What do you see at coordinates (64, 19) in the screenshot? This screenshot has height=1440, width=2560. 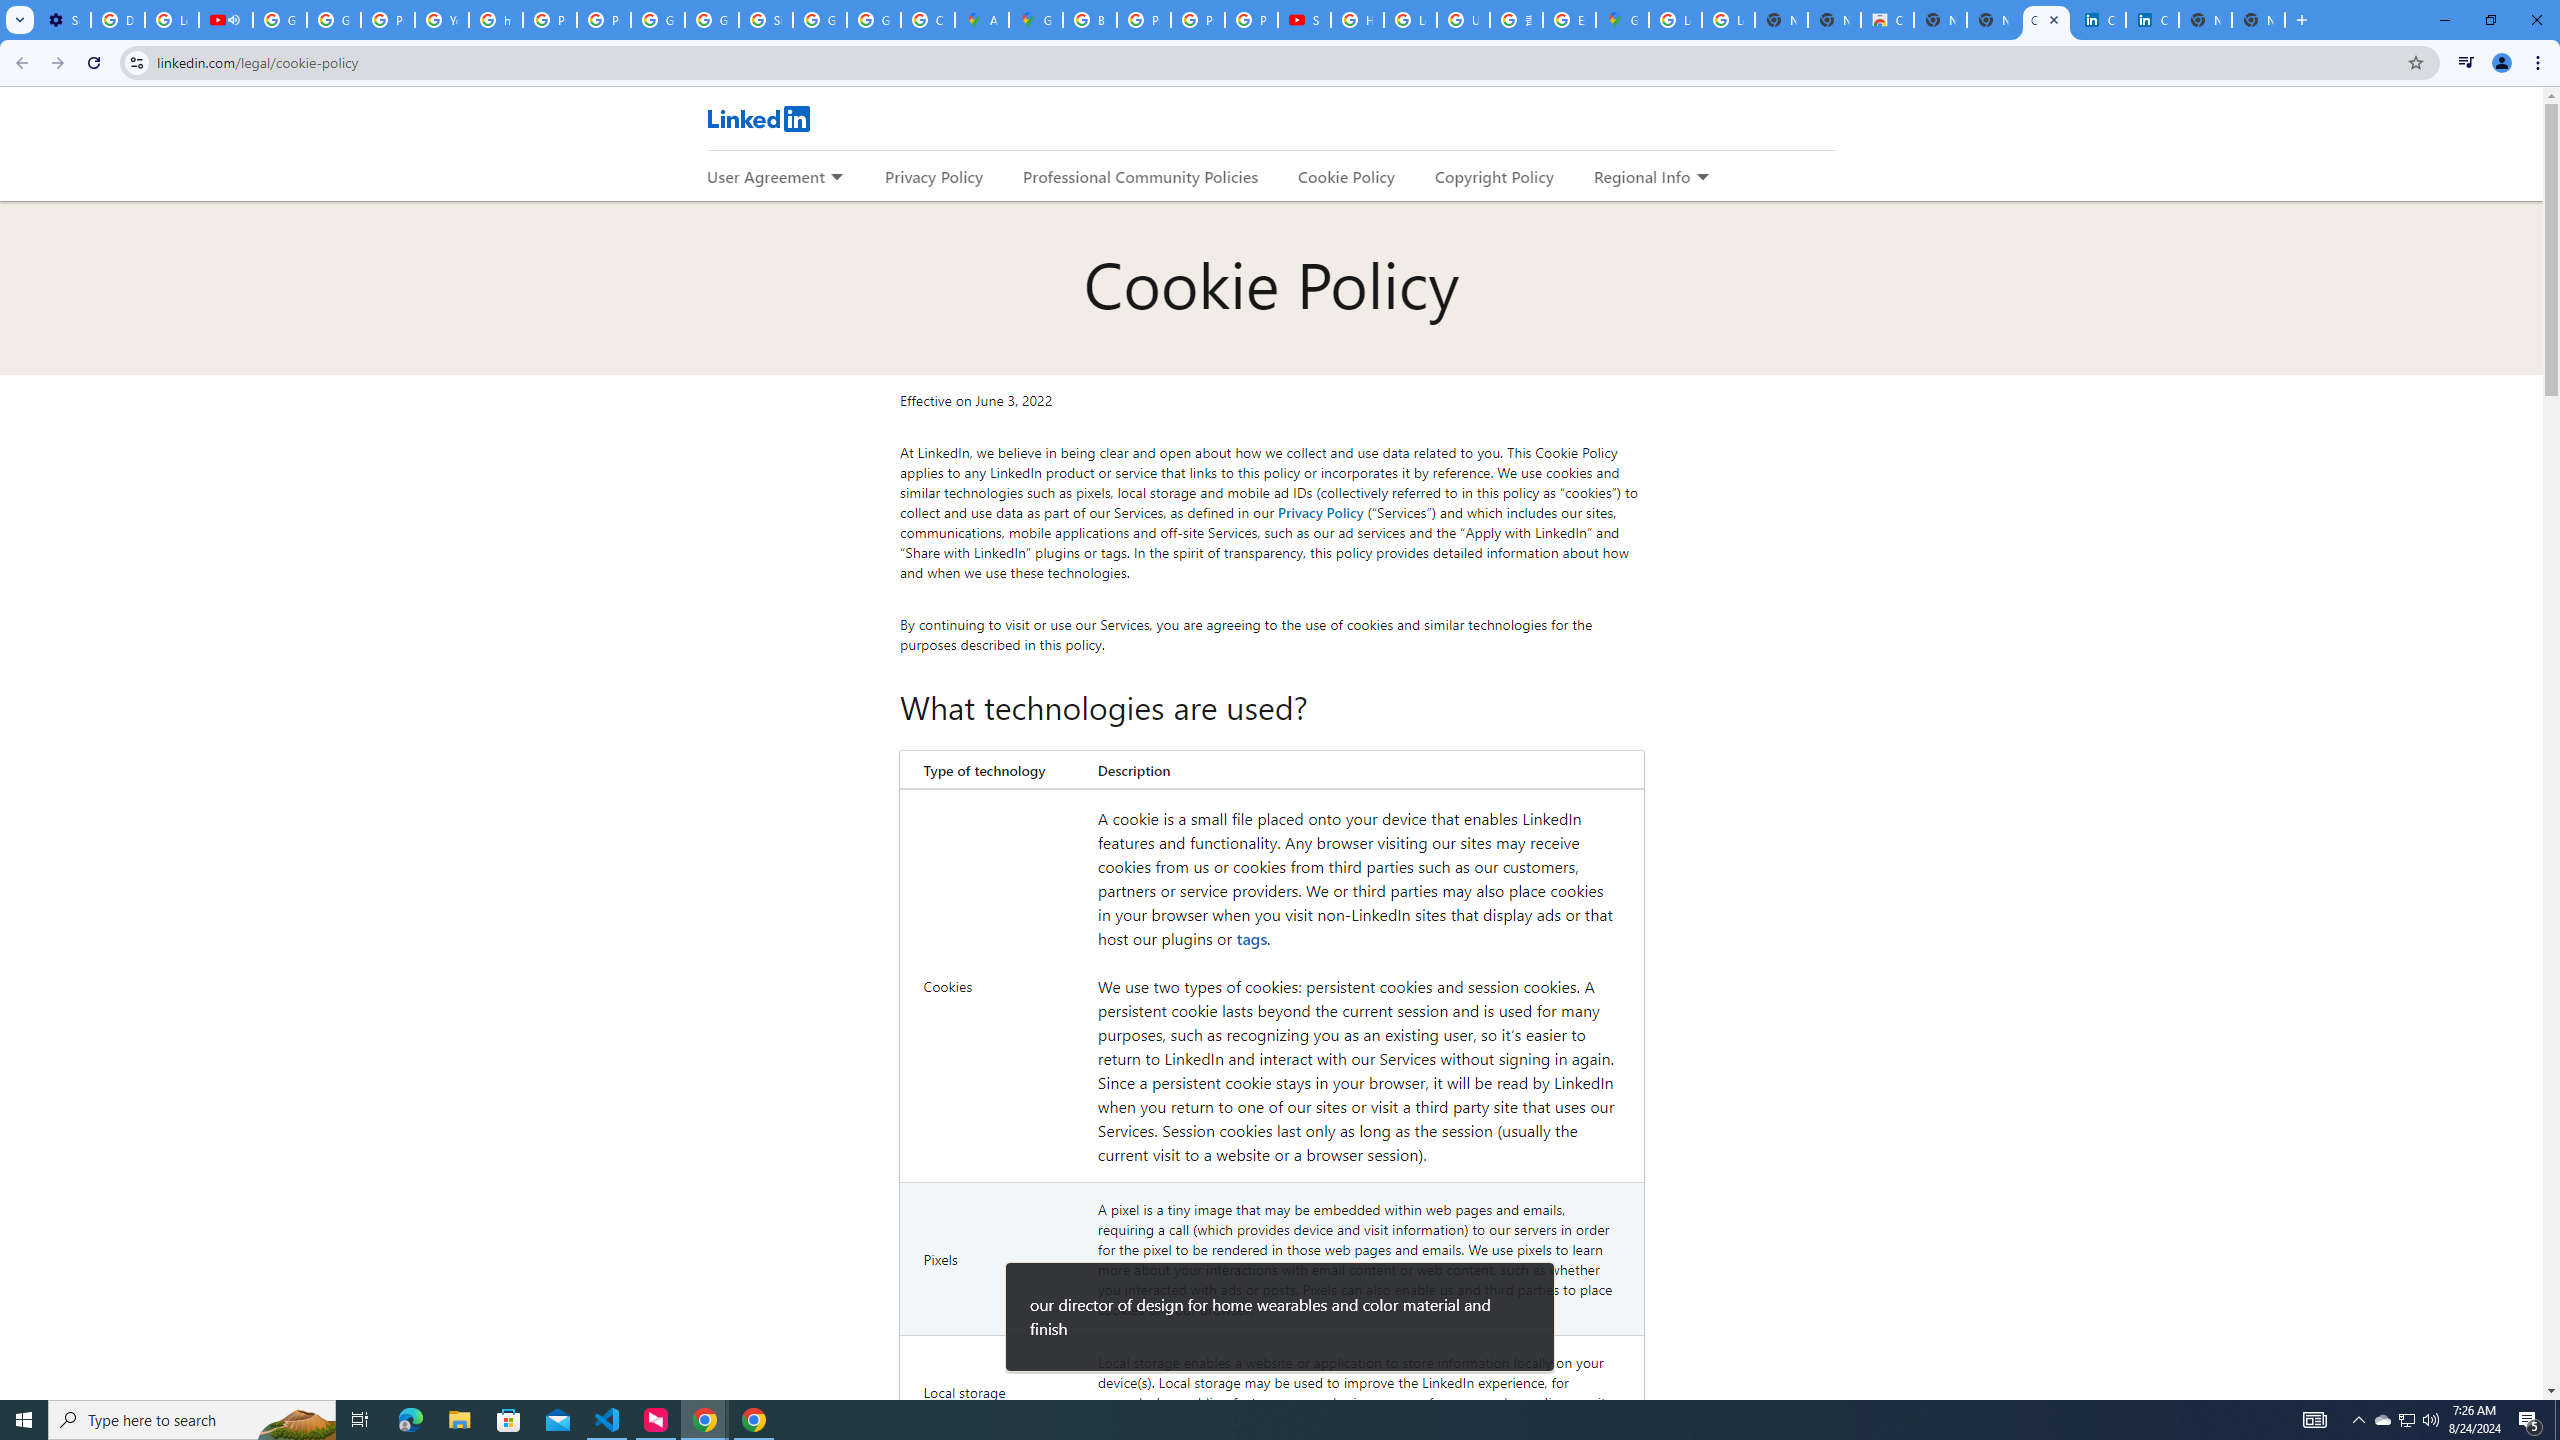 I see `'Settings - Customize profile'` at bounding box center [64, 19].